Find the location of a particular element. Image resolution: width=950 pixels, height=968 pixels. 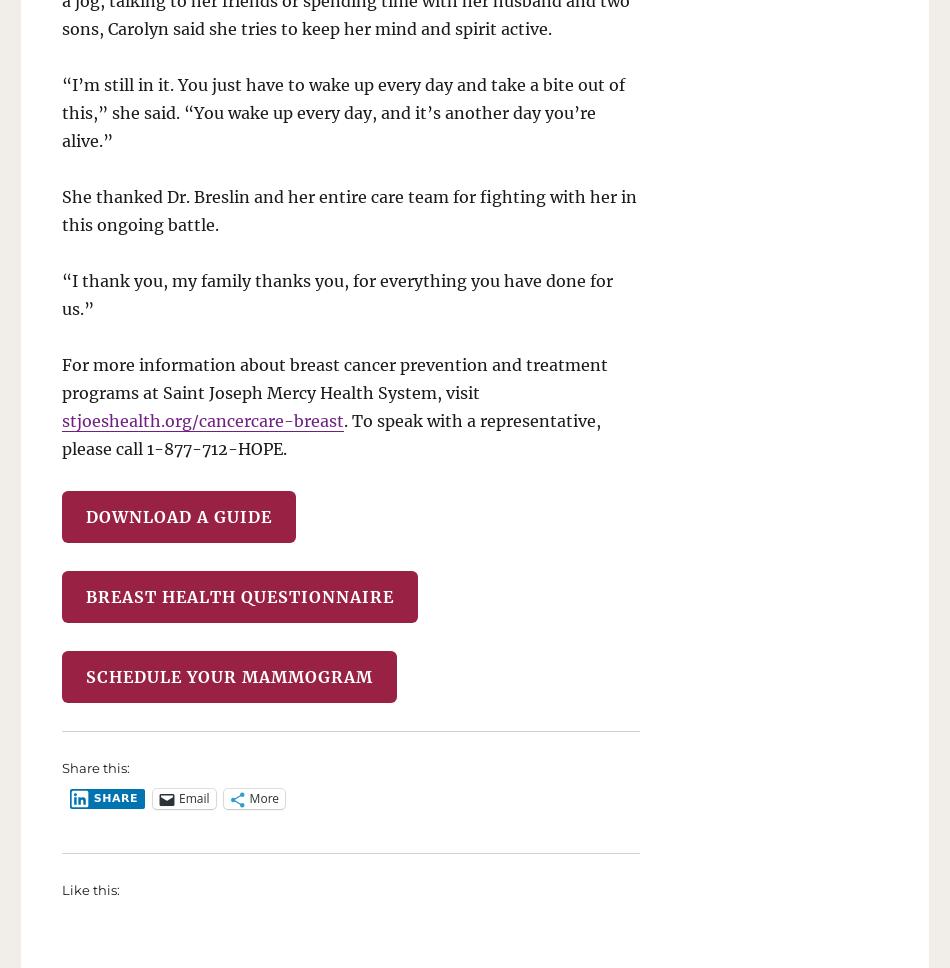

'stjoeshealth.org/cancercare-breast' is located at coordinates (203, 420).